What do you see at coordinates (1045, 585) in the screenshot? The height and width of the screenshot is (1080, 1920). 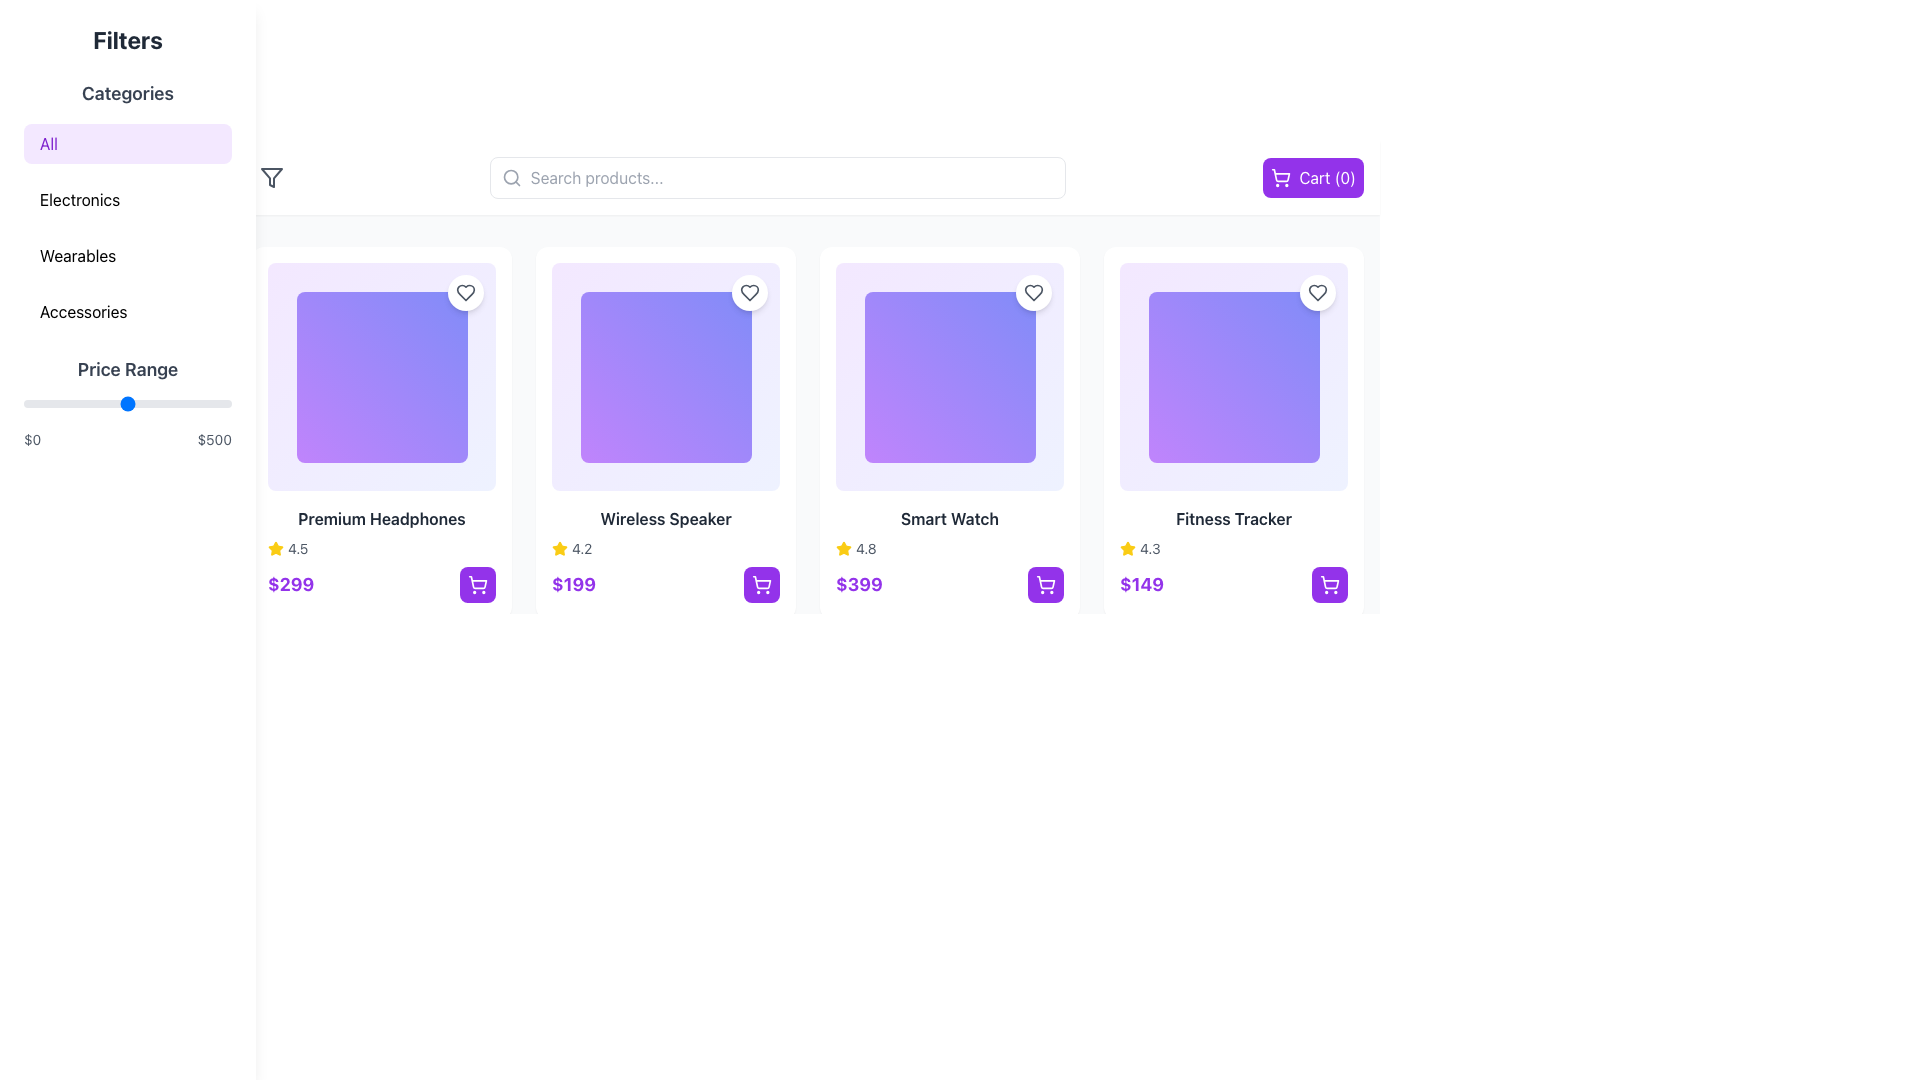 I see `the 'Add to Cart' button located at the bottom-right corner of the 'Smart Watch' product card, next to the price label ('$399')` at bounding box center [1045, 585].